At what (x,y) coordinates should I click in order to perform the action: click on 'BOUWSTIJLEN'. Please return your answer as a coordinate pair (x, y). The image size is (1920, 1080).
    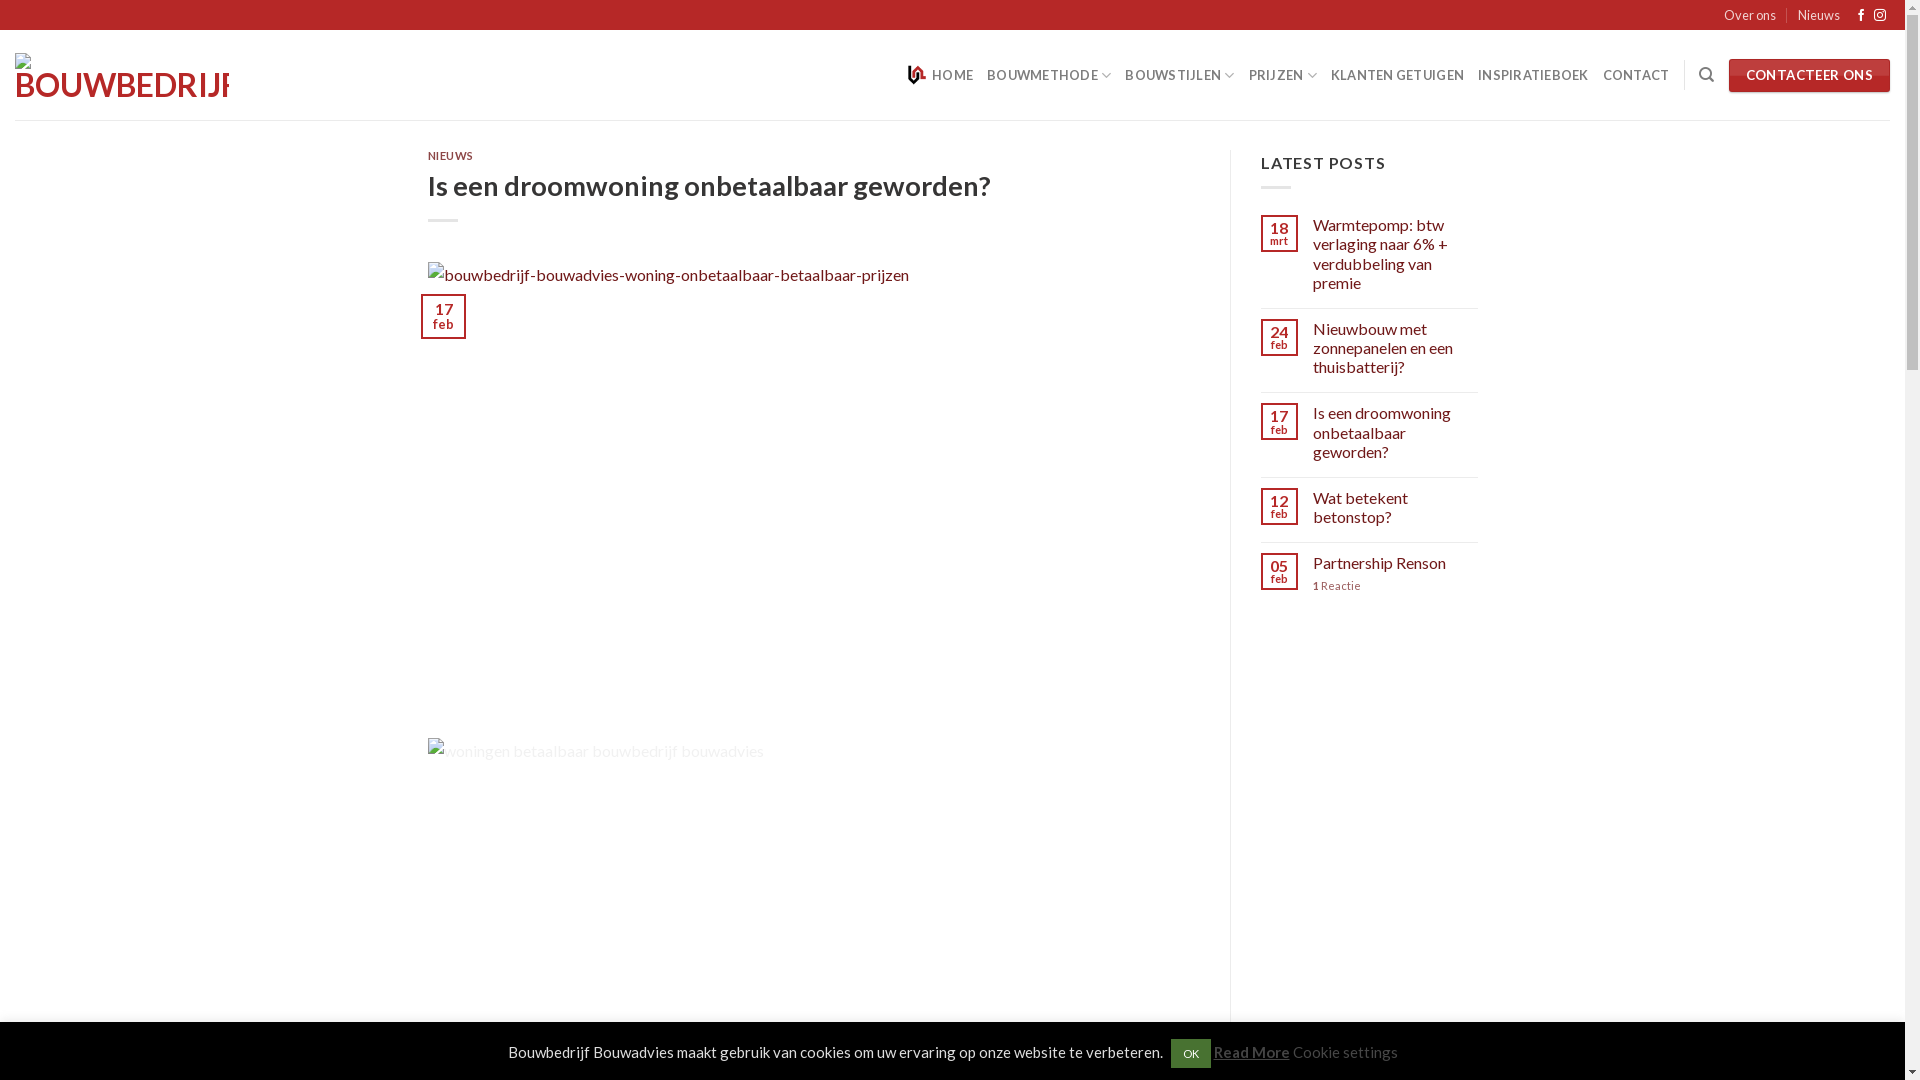
    Looking at the image, I should click on (1124, 73).